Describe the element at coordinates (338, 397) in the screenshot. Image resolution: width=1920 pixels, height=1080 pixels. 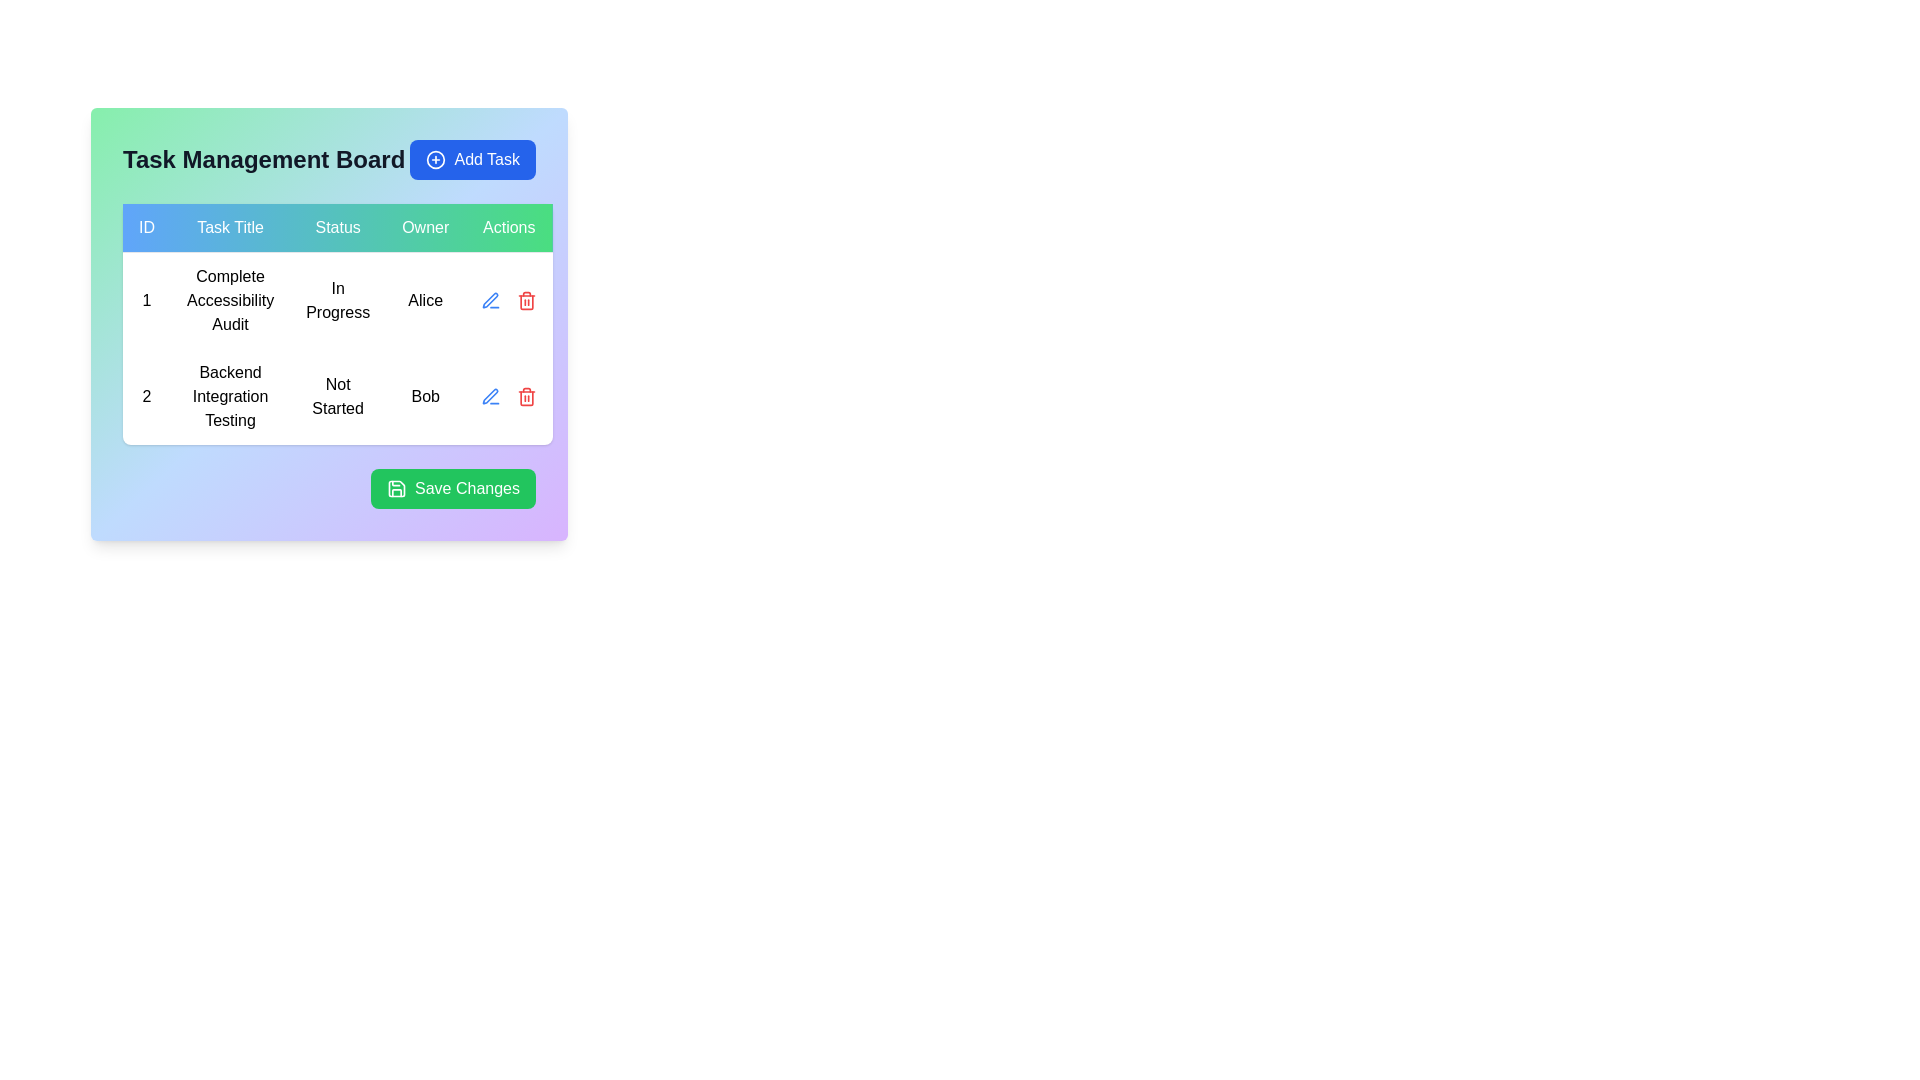
I see `the 'Not Started' text label located in the 'Status' column of the Task Management Board, which is associated with 'Backend Integration Testing'` at that location.